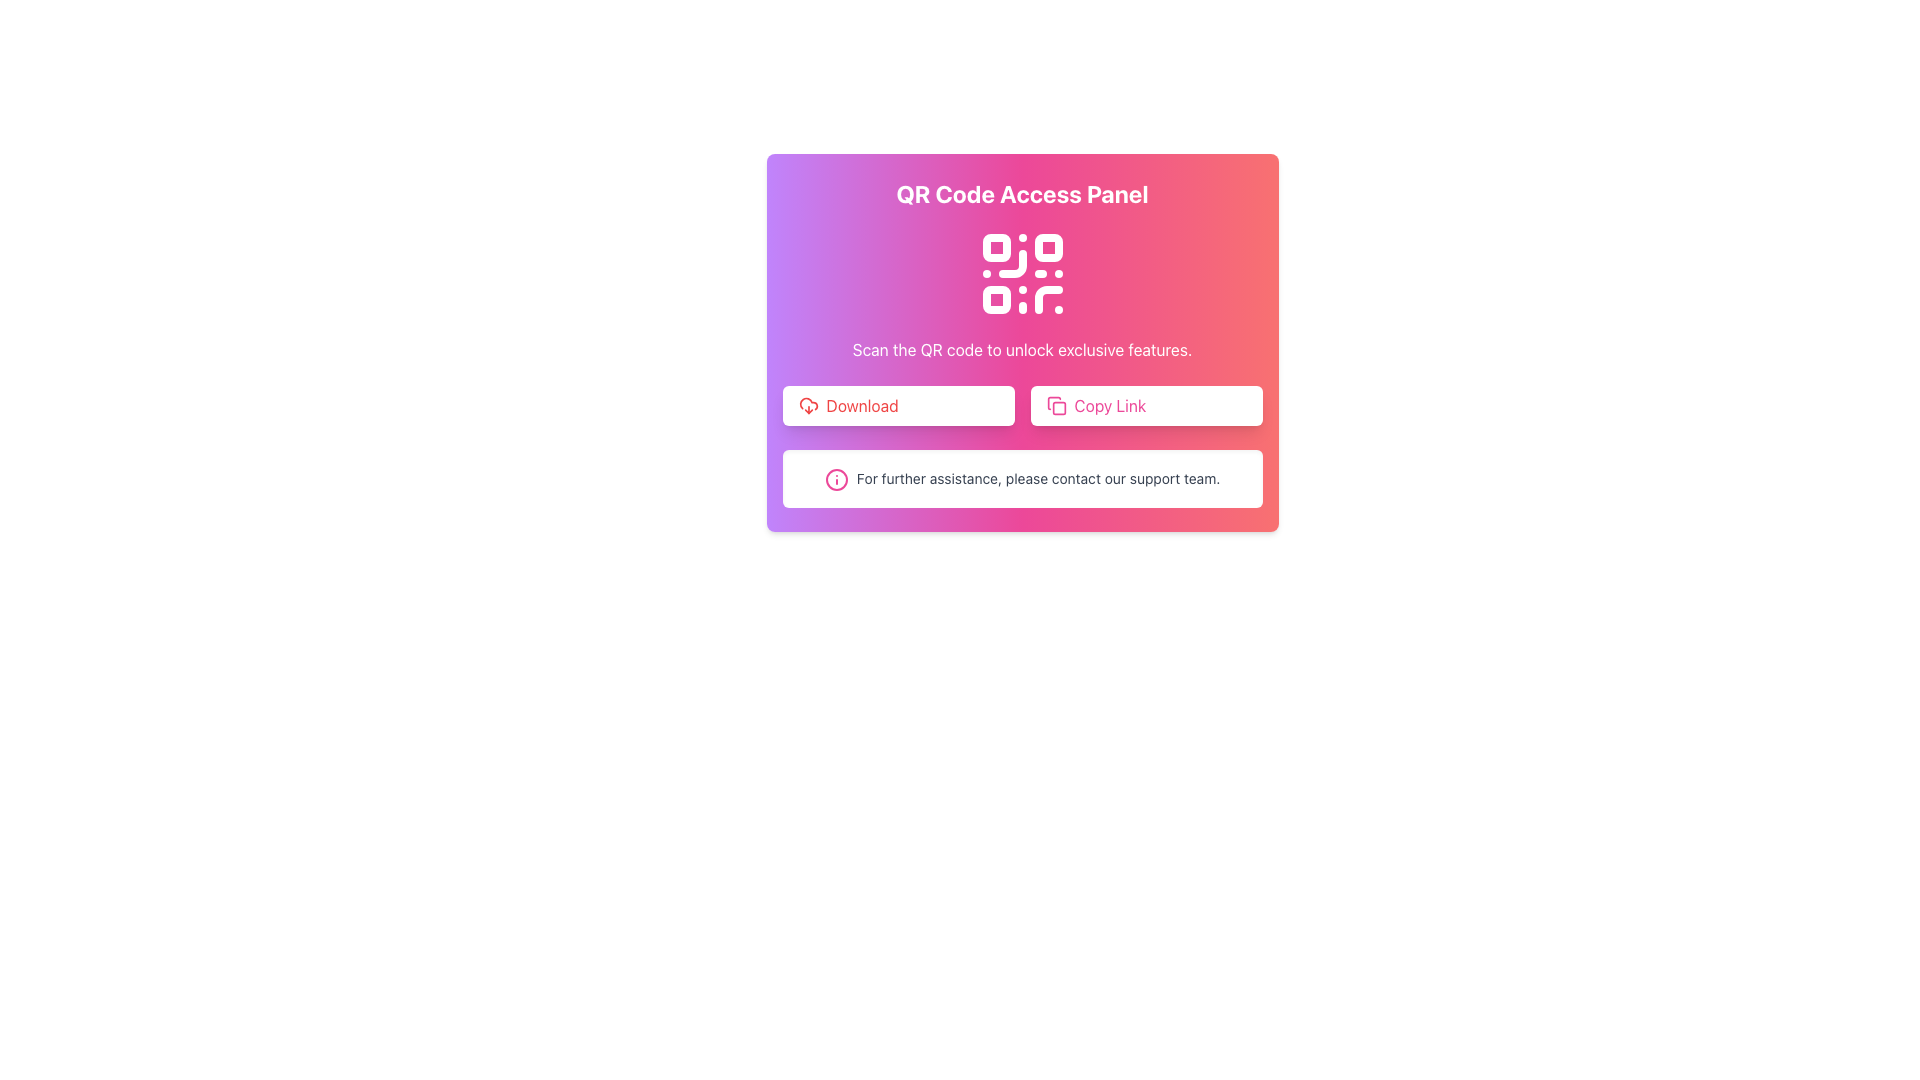 The height and width of the screenshot is (1080, 1920). What do you see at coordinates (1038, 478) in the screenshot?
I see `the text element that reads 'For further assistance, please contact our support team.' which is styled in a small gray font and positioned to the right of a pink icon` at bounding box center [1038, 478].